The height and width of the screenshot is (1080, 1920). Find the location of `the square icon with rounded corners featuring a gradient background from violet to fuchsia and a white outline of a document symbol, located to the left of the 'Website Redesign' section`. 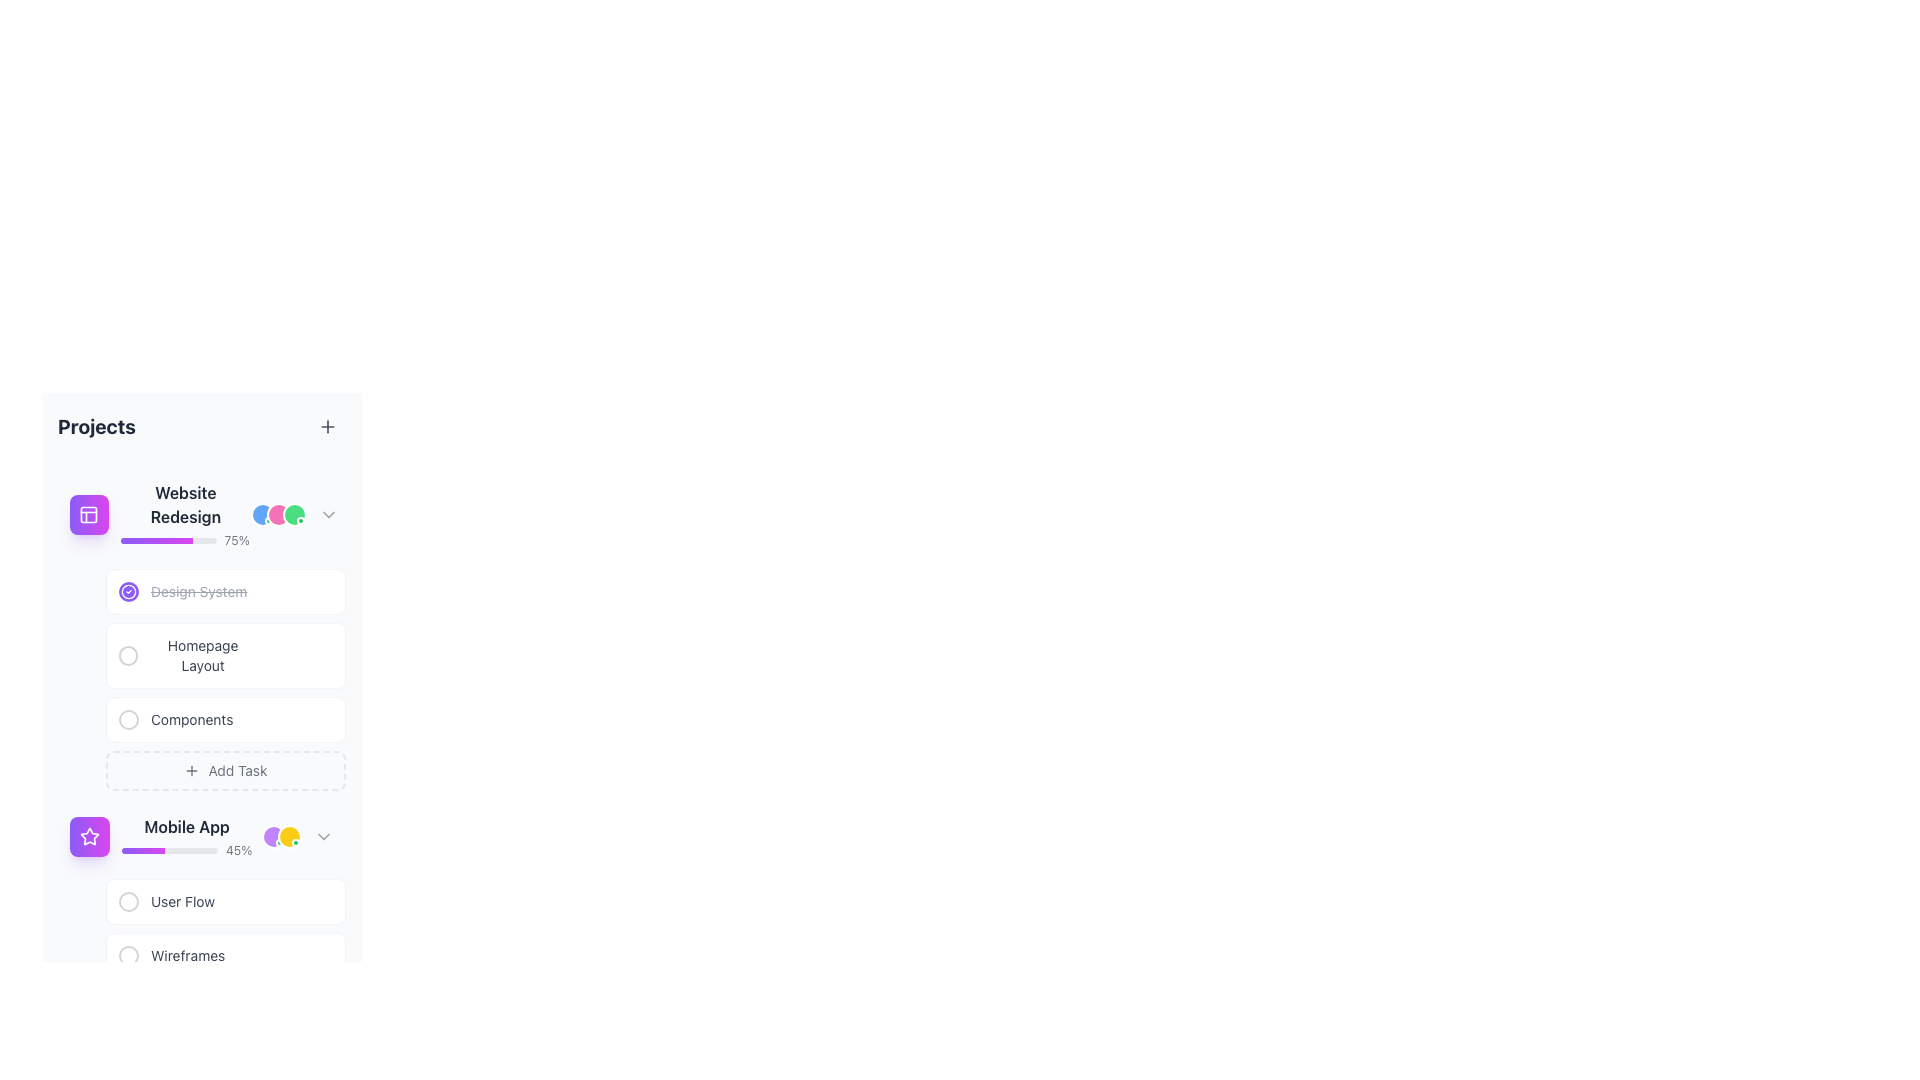

the square icon with rounded corners featuring a gradient background from violet to fuchsia and a white outline of a document symbol, located to the left of the 'Website Redesign' section is located at coordinates (88, 514).